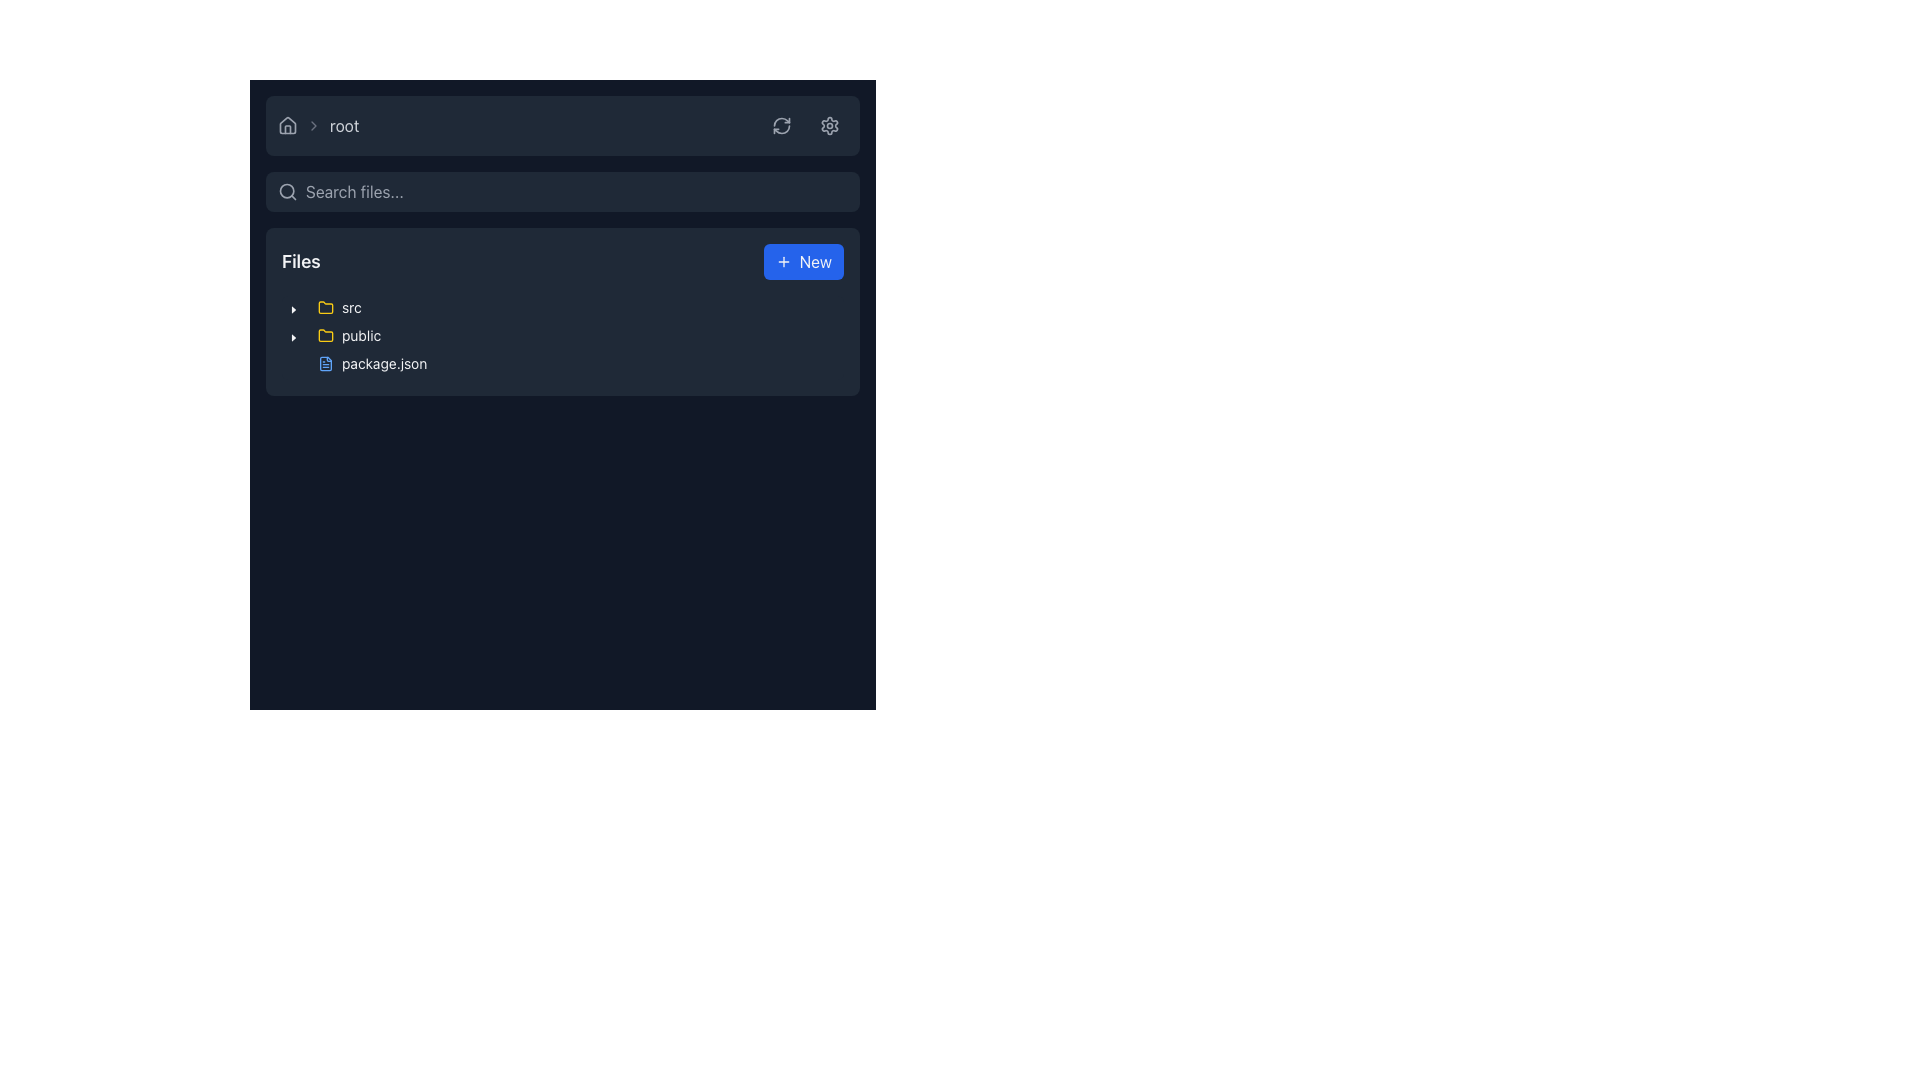 Image resolution: width=1920 pixels, height=1080 pixels. What do you see at coordinates (292, 334) in the screenshot?
I see `the triangular-shaped Tree Toggle Button located next to the text 'public'` at bounding box center [292, 334].